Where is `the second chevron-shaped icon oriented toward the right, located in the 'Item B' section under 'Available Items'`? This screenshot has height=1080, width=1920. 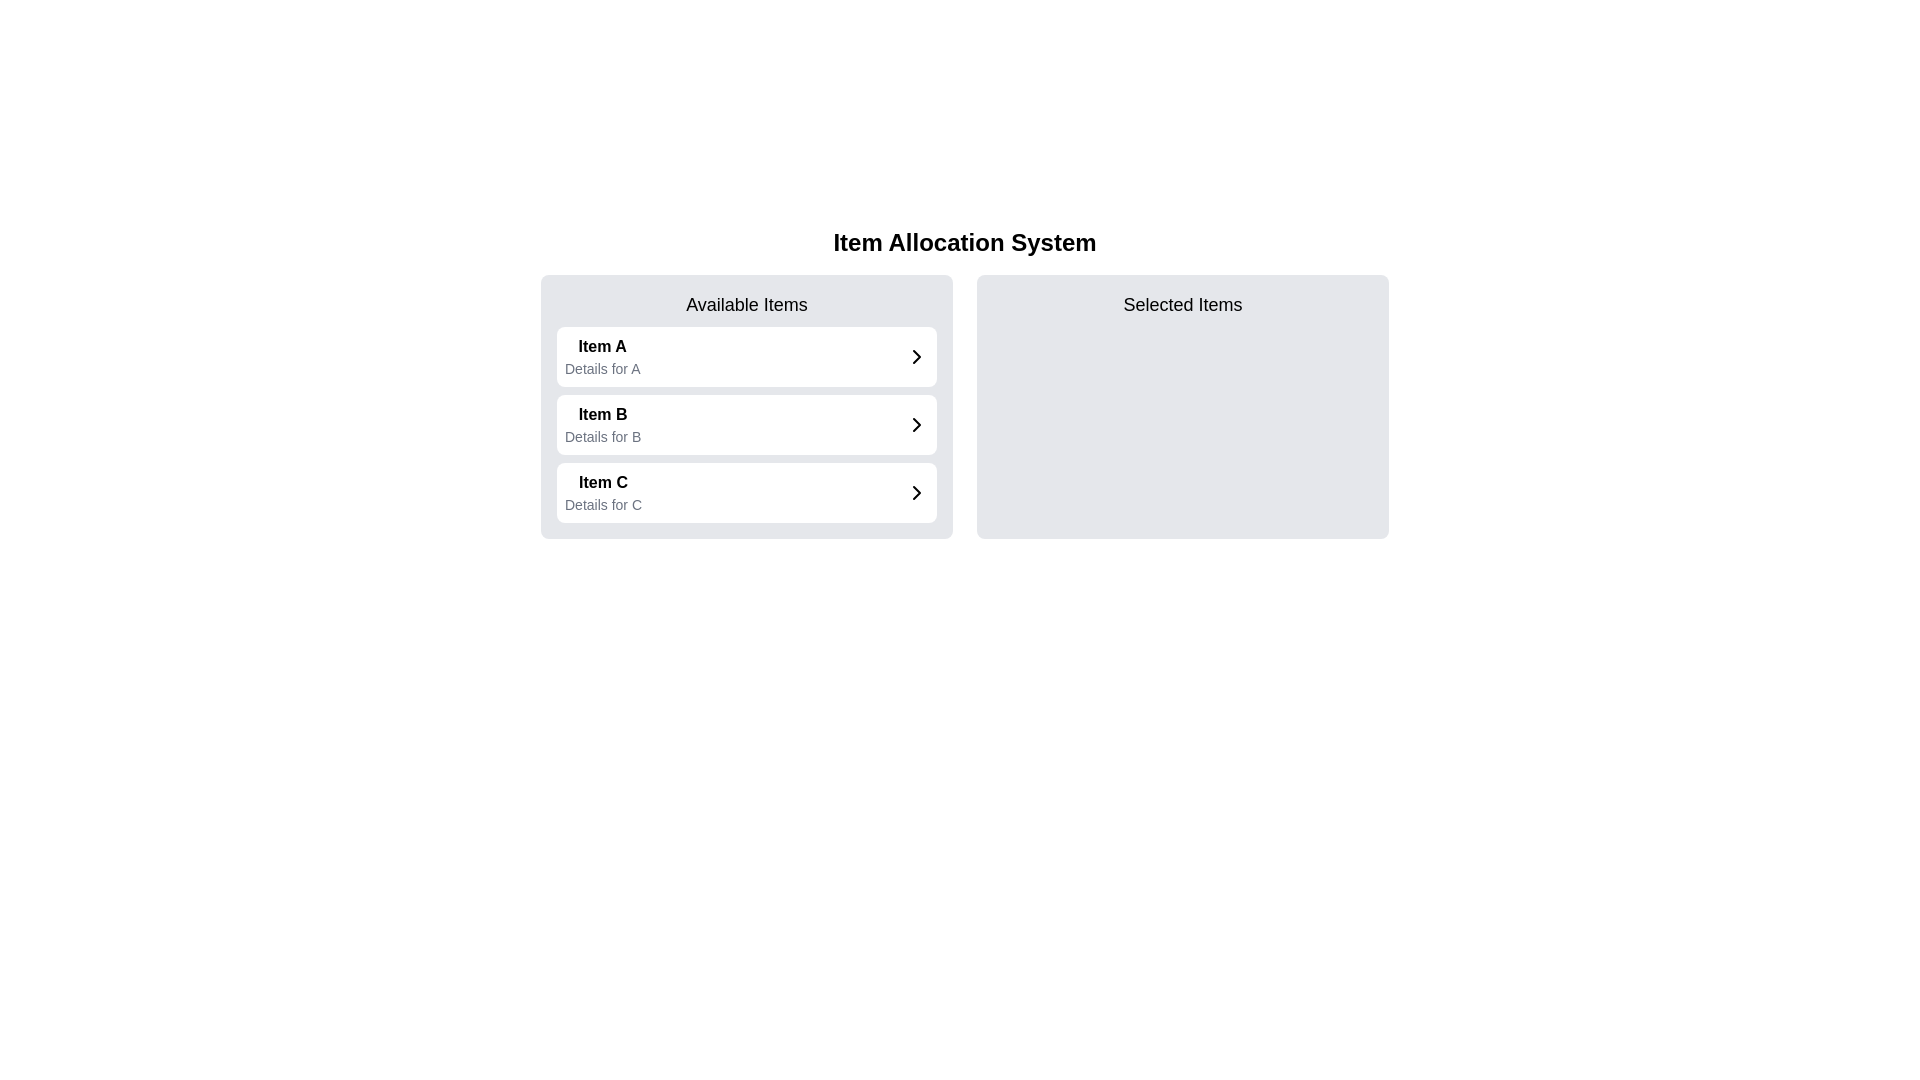 the second chevron-shaped icon oriented toward the right, located in the 'Item B' section under 'Available Items' is located at coordinates (915, 423).